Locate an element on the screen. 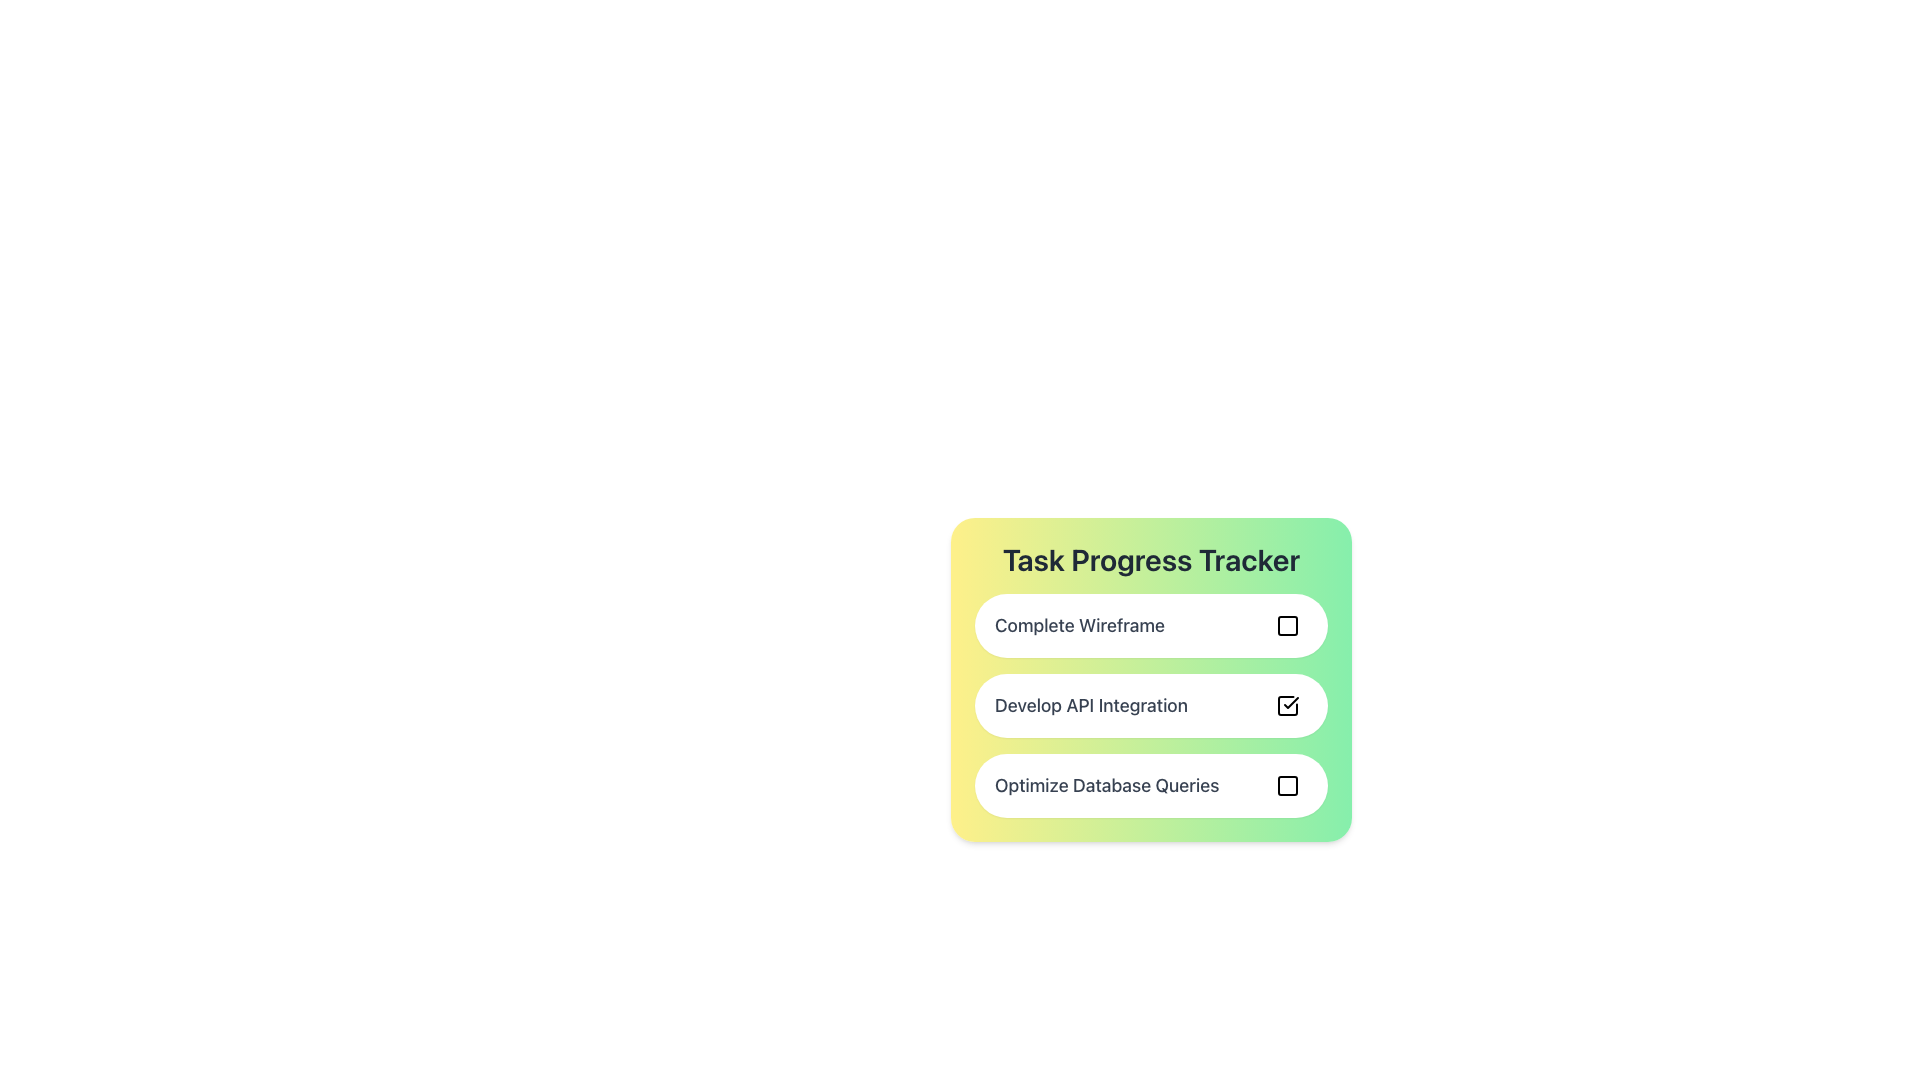  the checkbox icon associated with 'Optimize Database Queries' within the 'Task Progress Tracker' card is located at coordinates (1287, 785).